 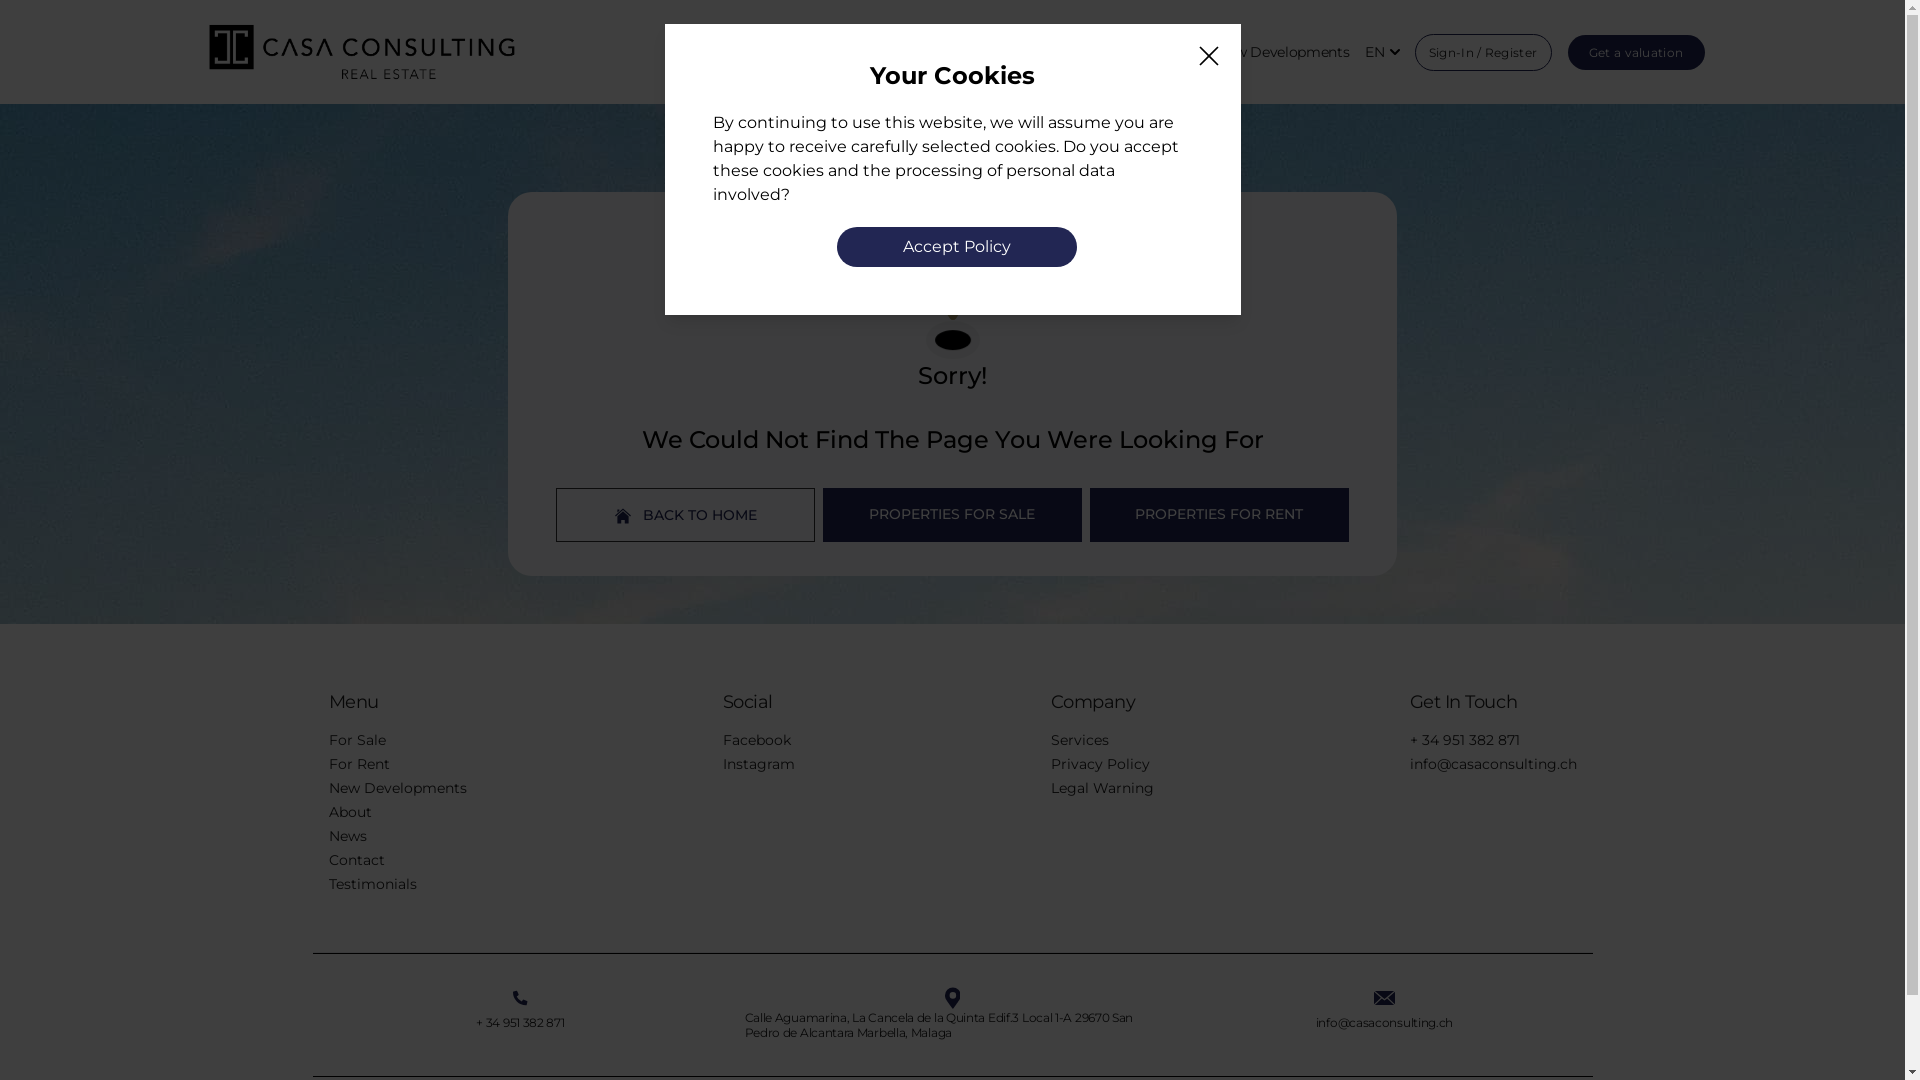 I want to click on 'Instagram', so click(x=757, y=763).